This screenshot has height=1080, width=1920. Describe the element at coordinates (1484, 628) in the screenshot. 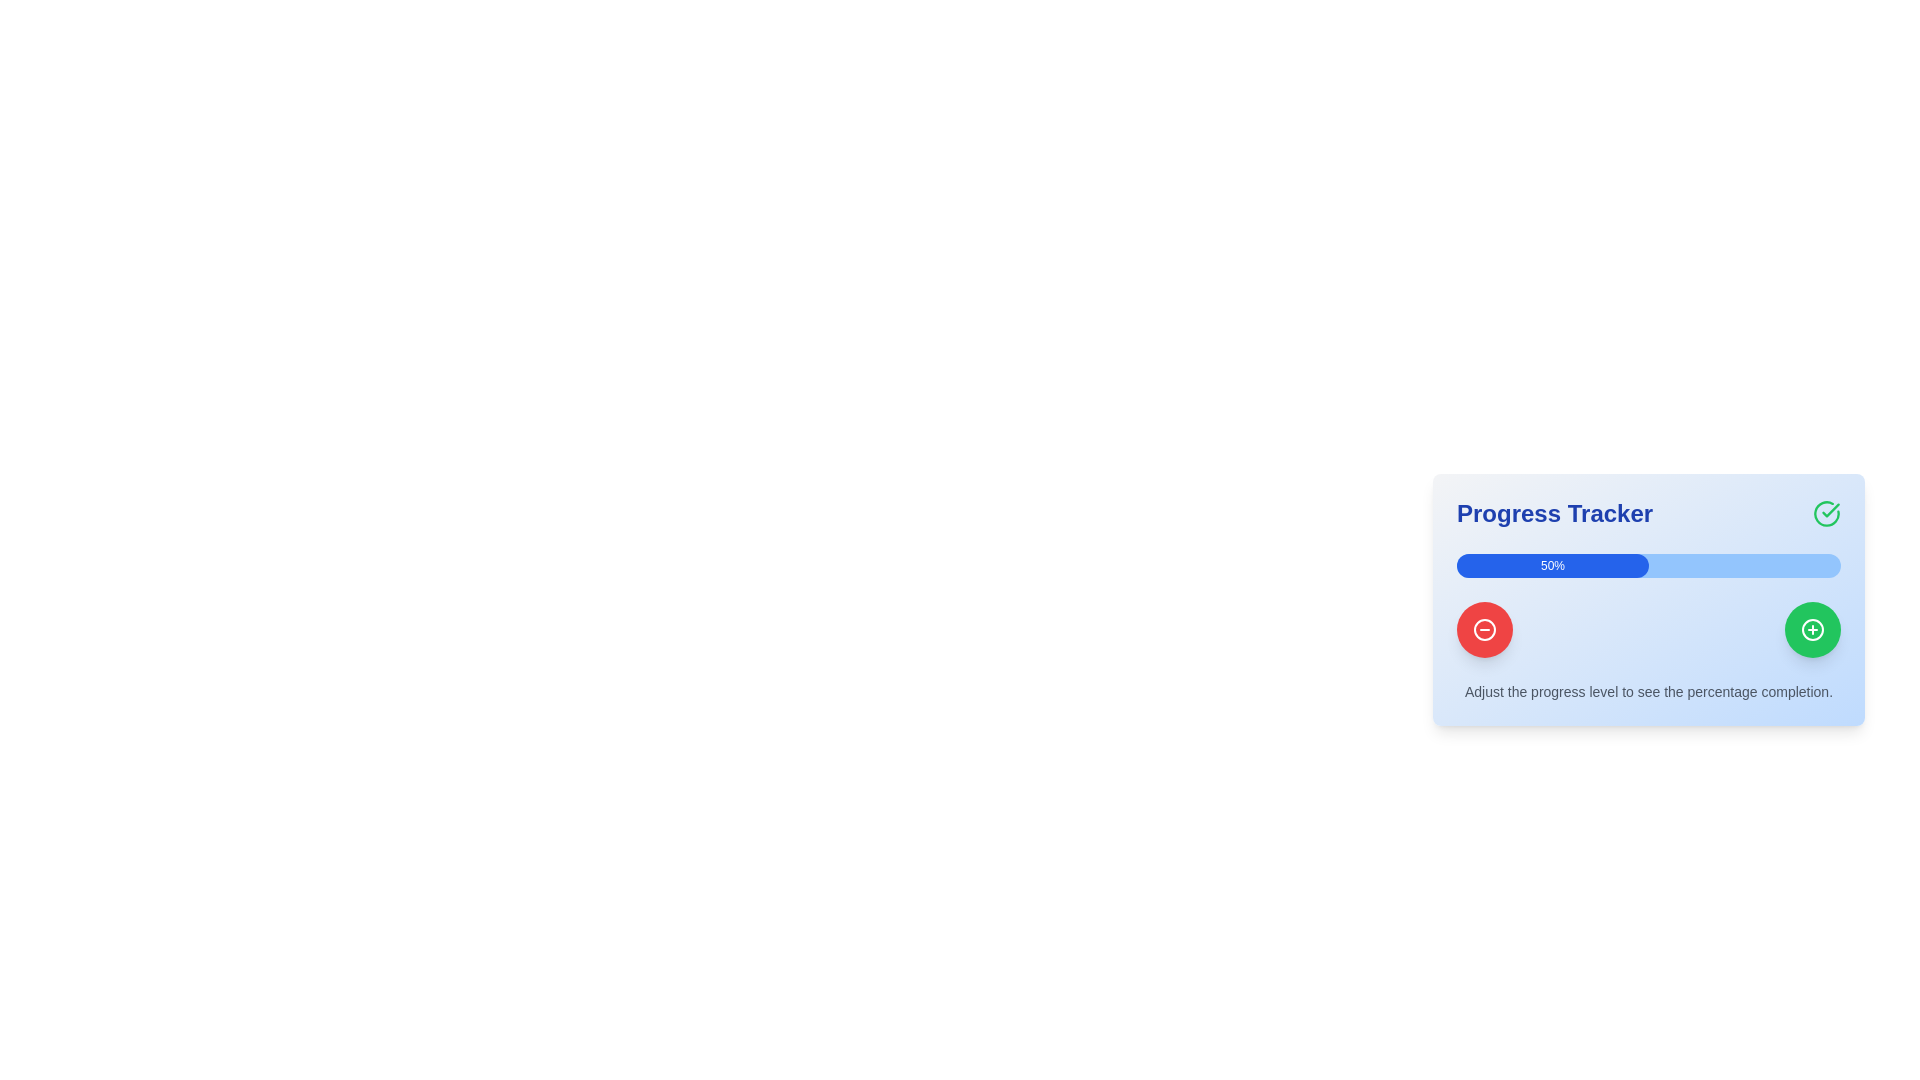

I see `the circular red button with a dash symbol in the Progress Tracker panel` at that location.